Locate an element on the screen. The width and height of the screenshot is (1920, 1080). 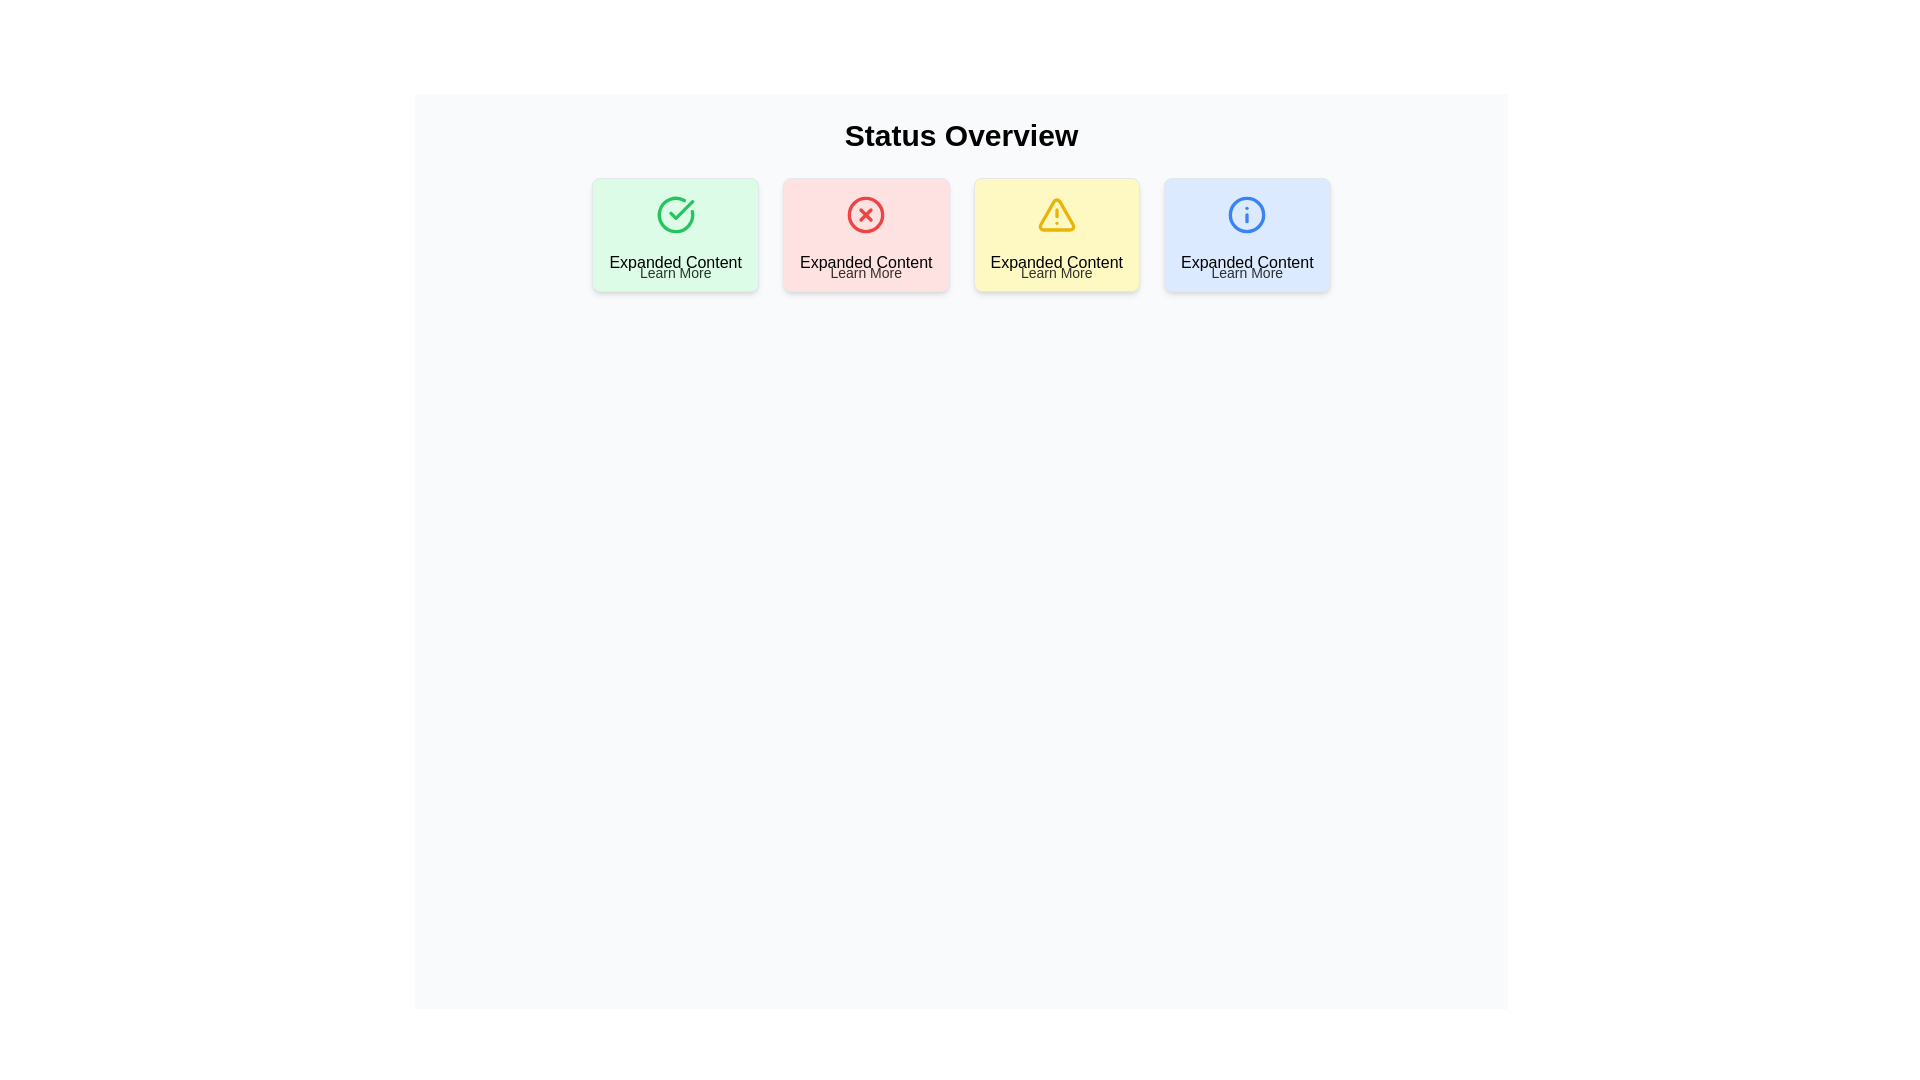
the text label that states 'Expanded Content', which is located within the rightmost card in a horizontal group of four cards, positioned at the top-center of the card section and directly below the blue circle information icon is located at coordinates (1246, 261).